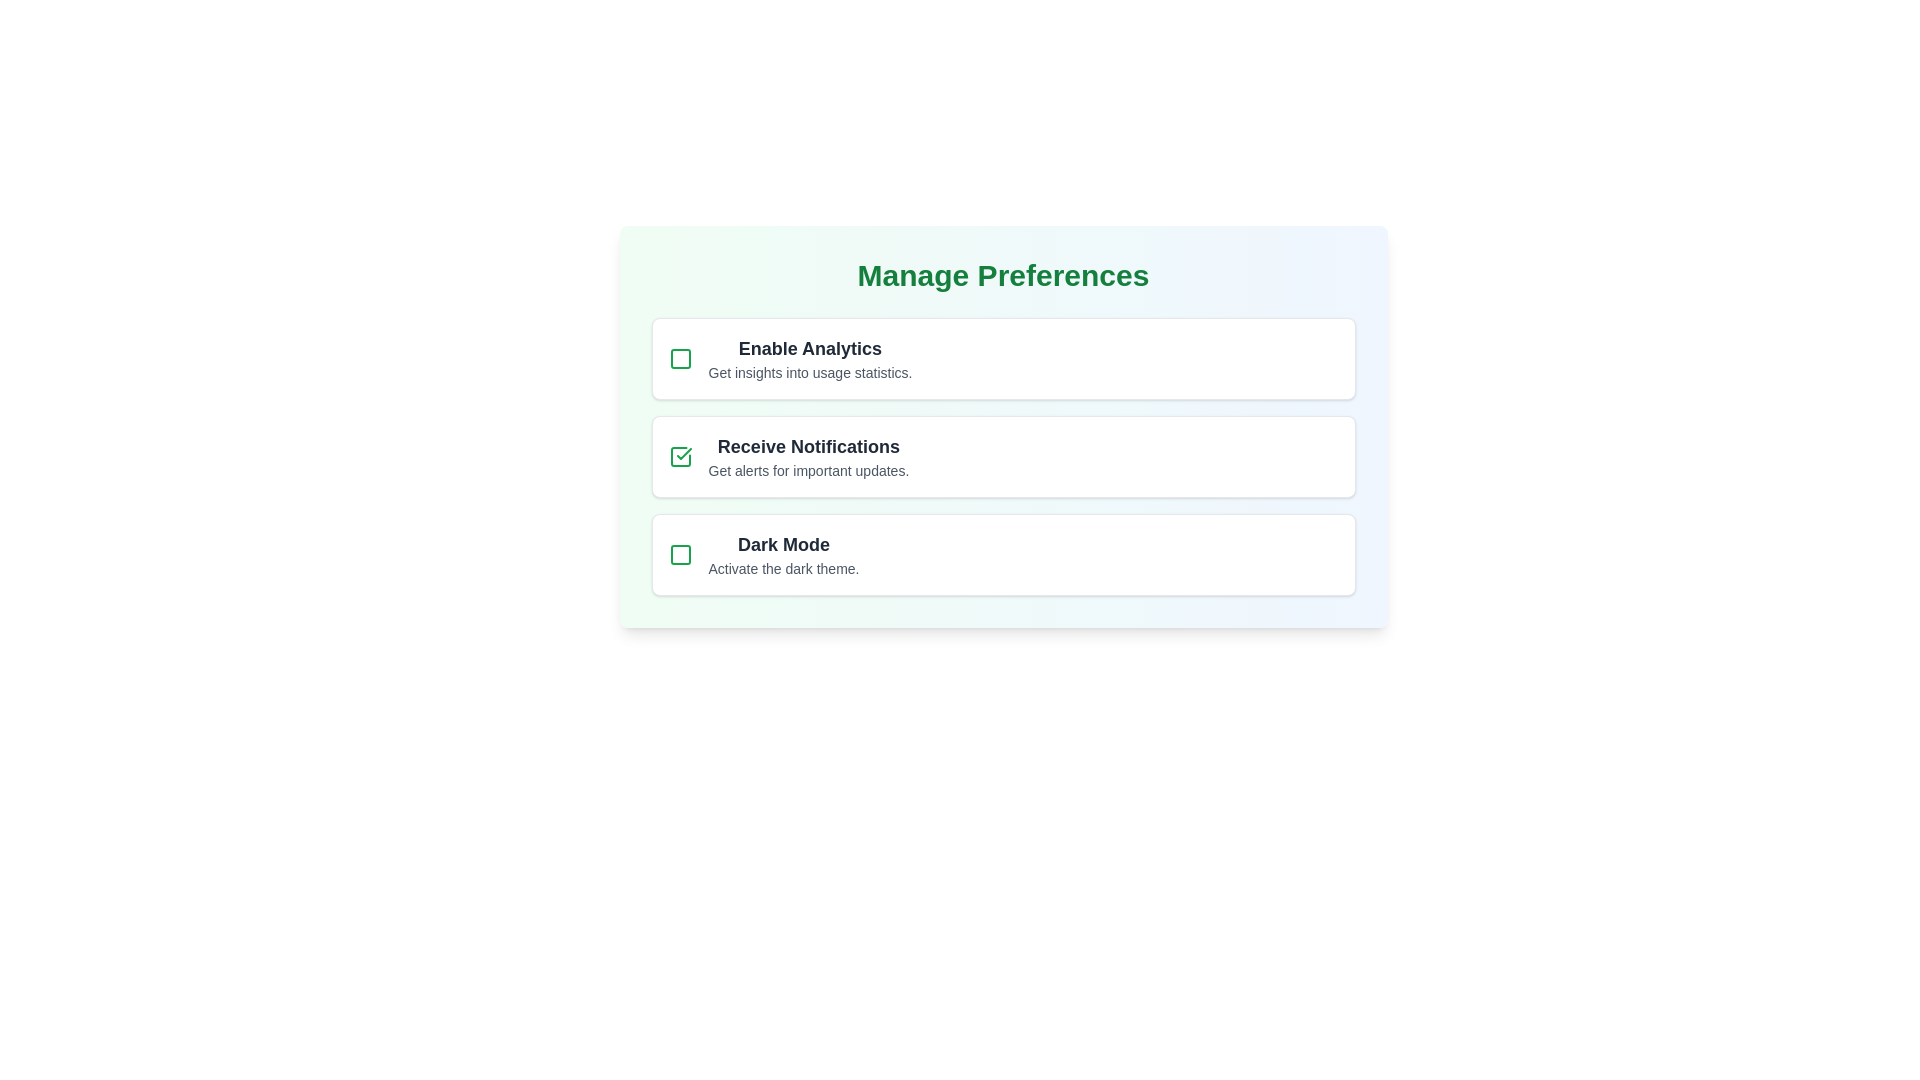  Describe the element at coordinates (810, 373) in the screenshot. I see `the Text Label that reads 'Get insights into usage statistics.' located below the 'Enable Analytics' heading` at that location.